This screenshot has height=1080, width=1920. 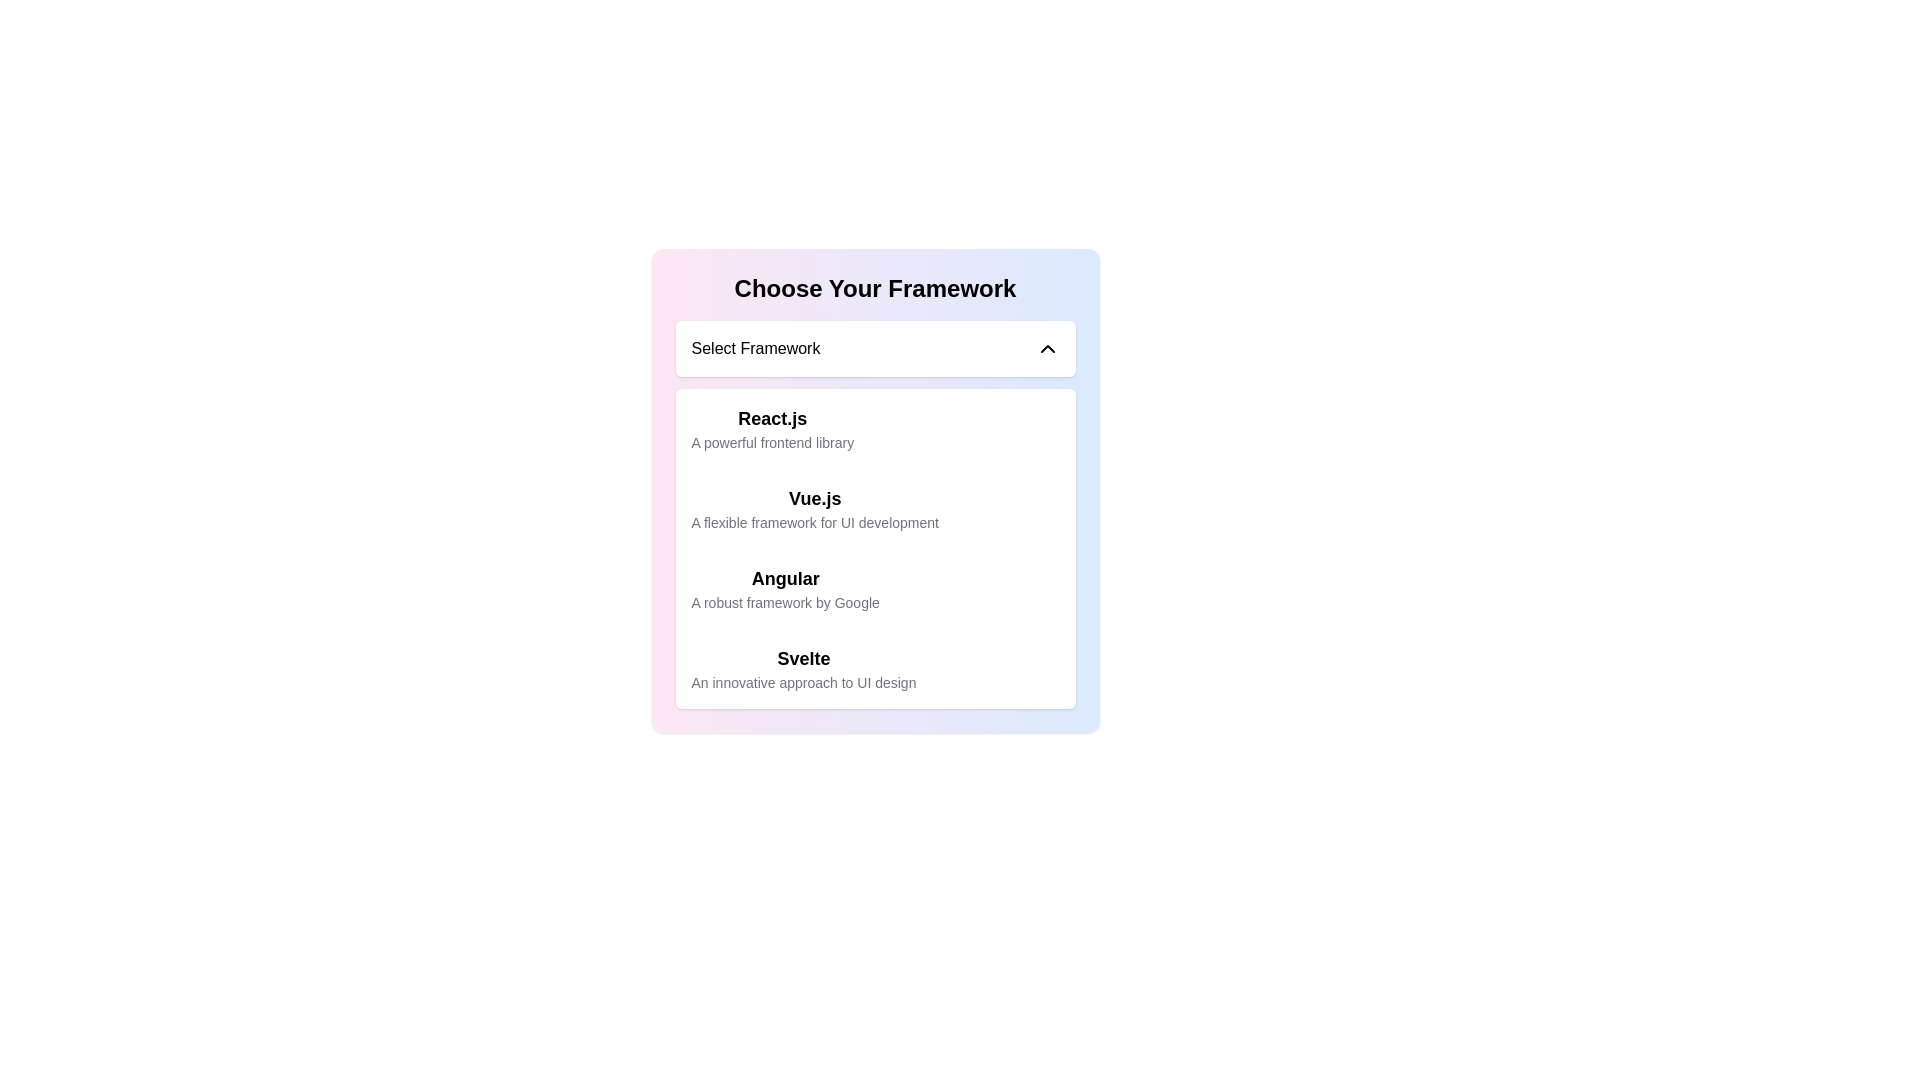 I want to click on the upward-pointing chevron icon located on the rightmost side of the 'Select Framework' button, so click(x=1046, y=347).